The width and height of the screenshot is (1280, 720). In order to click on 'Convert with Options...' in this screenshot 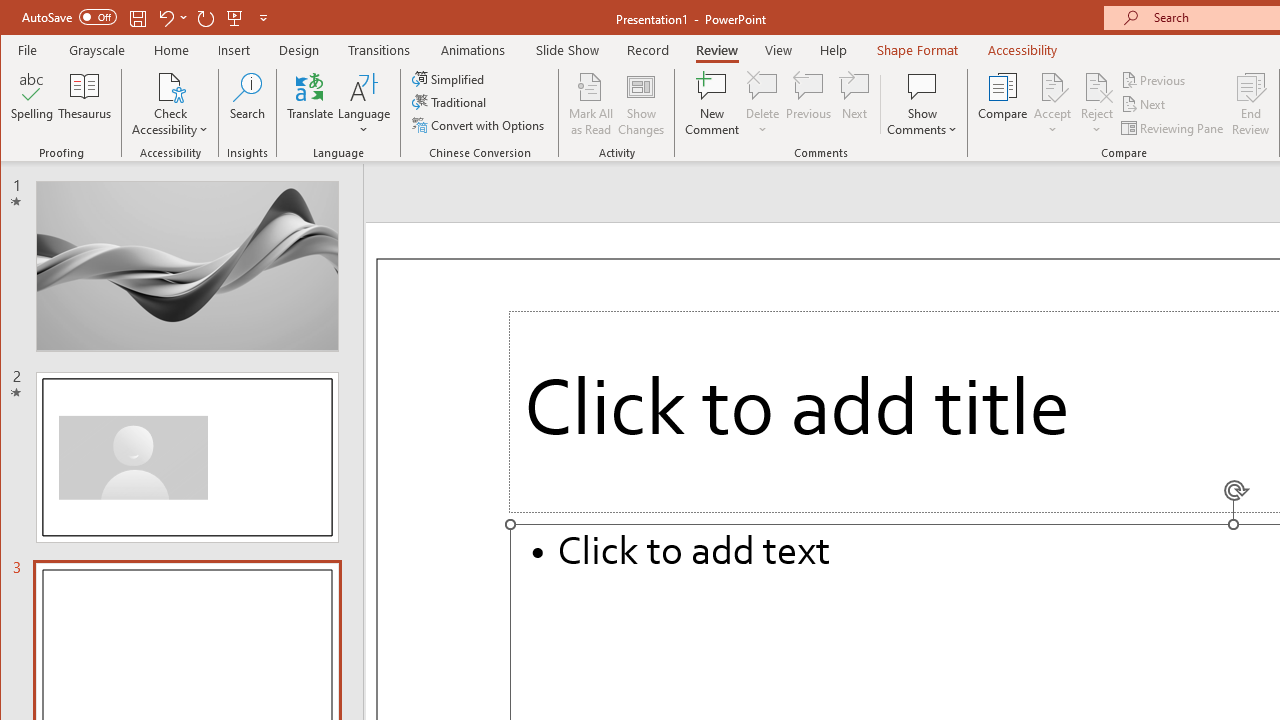, I will do `click(480, 125)`.